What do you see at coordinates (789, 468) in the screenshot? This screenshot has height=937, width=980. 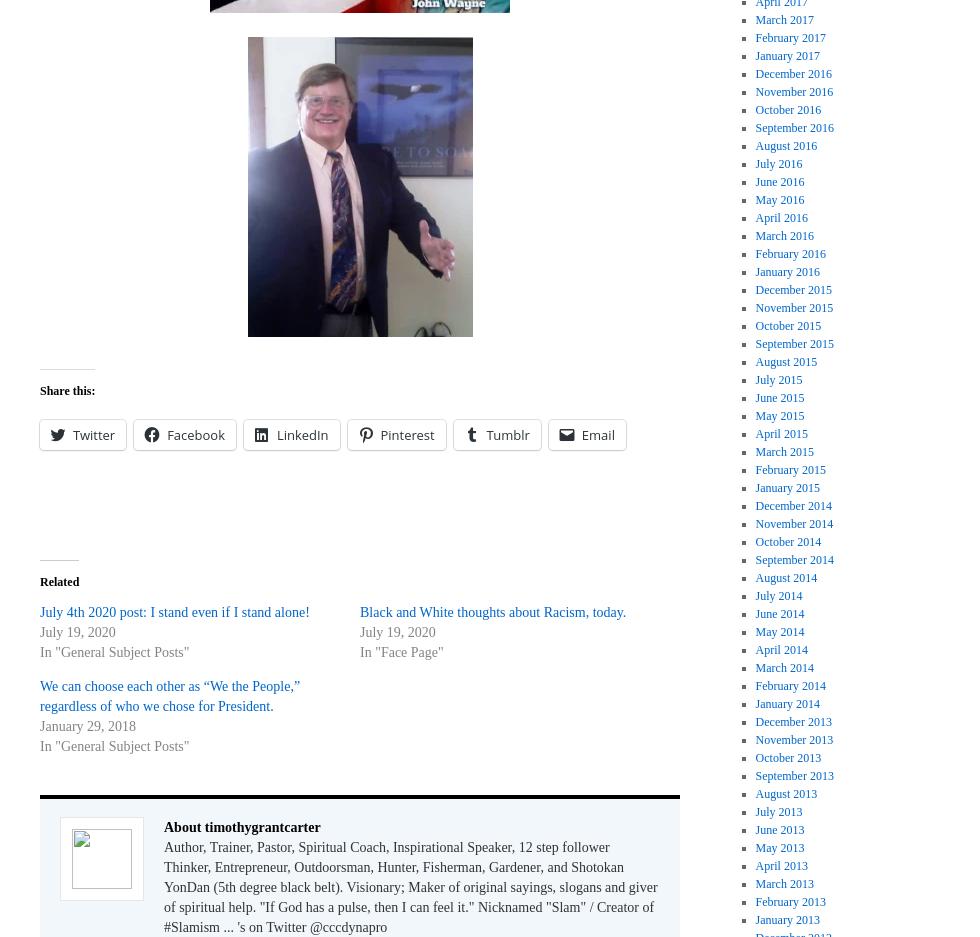 I see `'February 2015'` at bounding box center [789, 468].